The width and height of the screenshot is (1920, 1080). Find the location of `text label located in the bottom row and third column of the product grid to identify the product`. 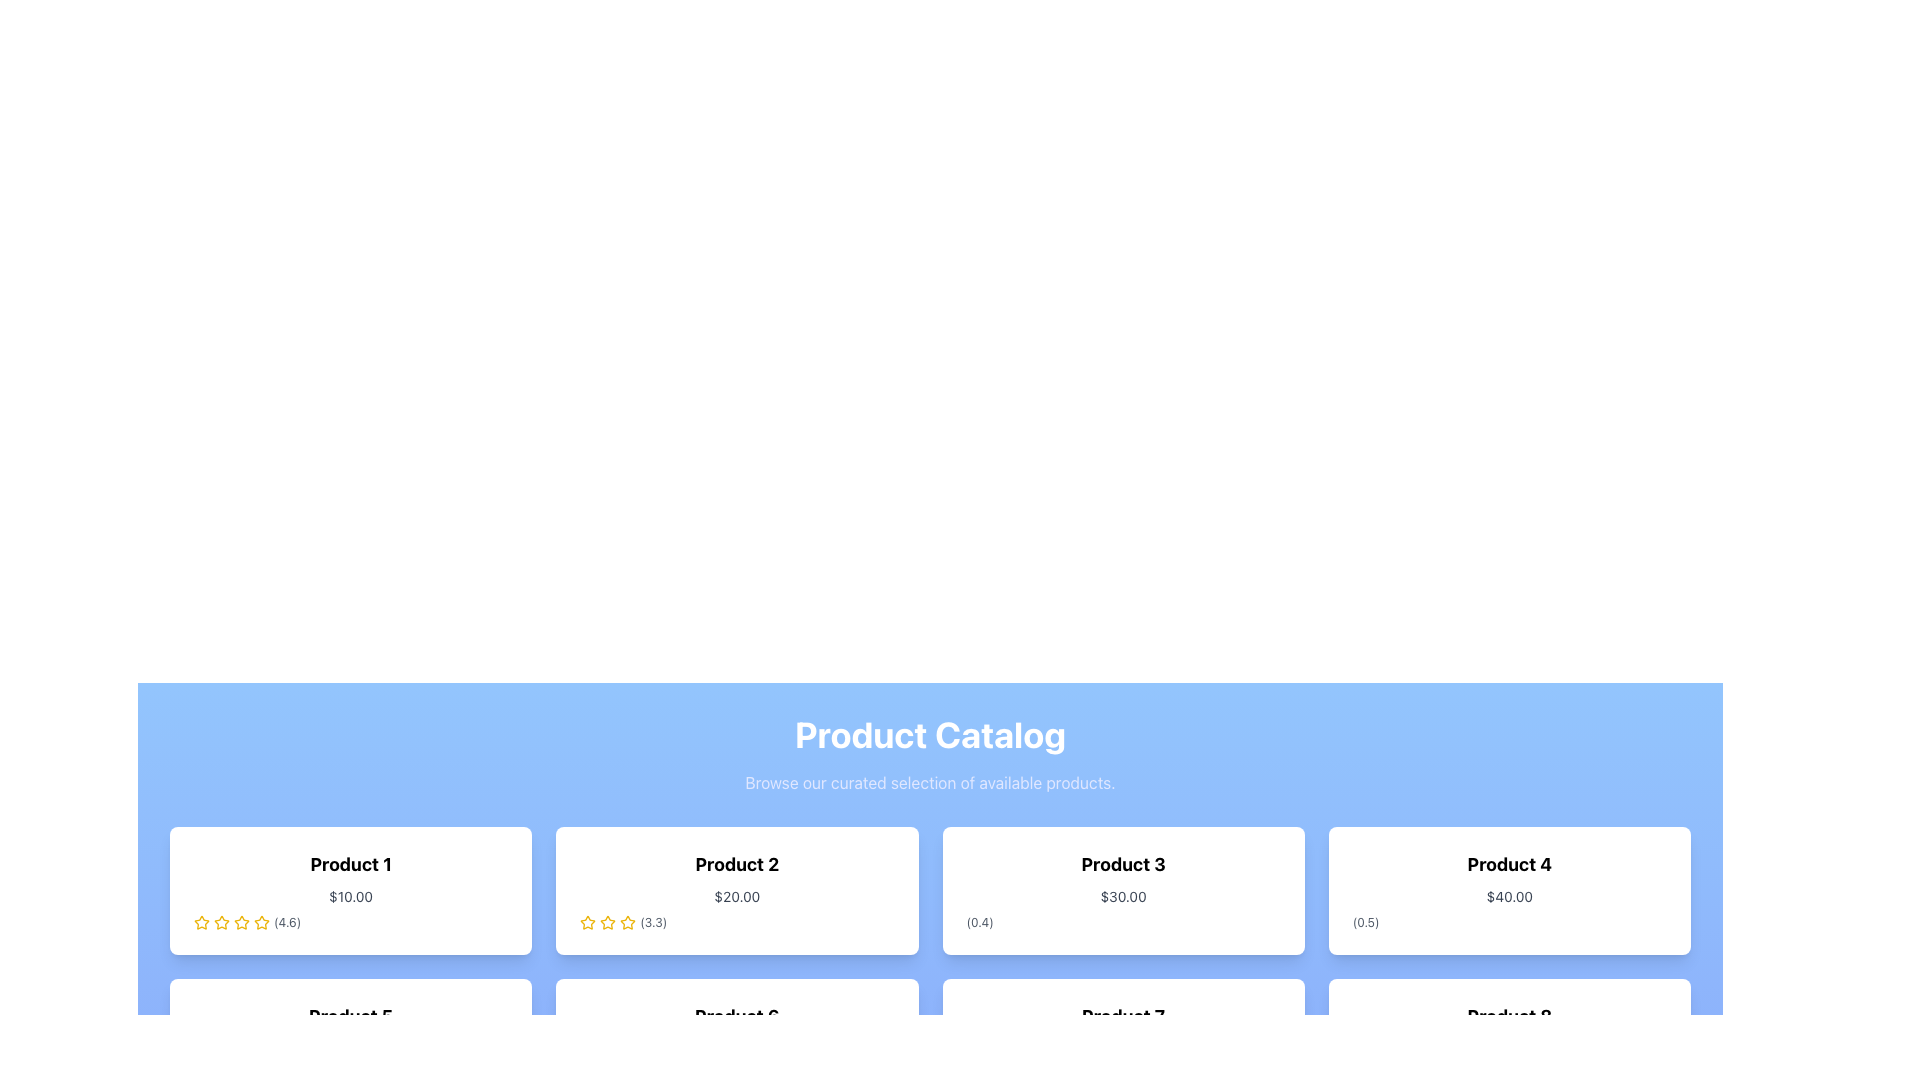

text label located in the bottom row and third column of the product grid to identify the product is located at coordinates (1123, 1017).